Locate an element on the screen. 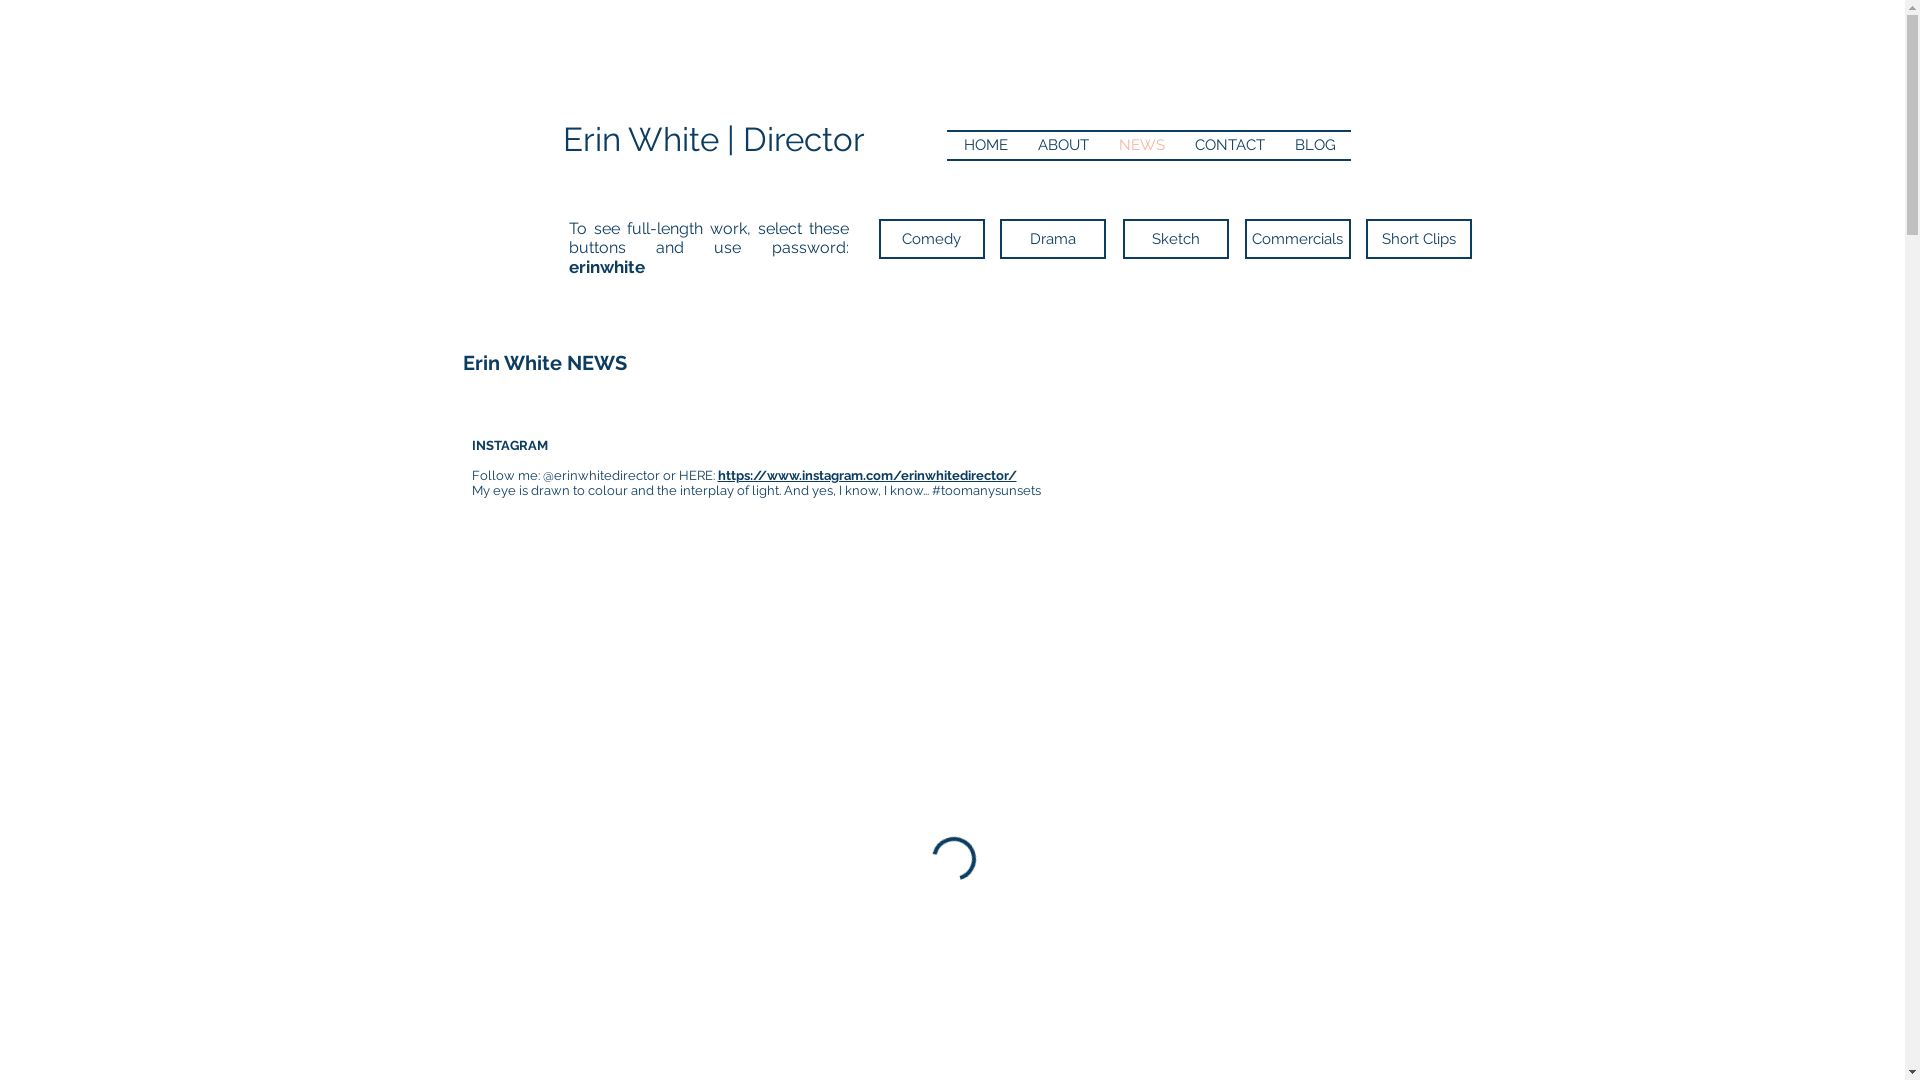 Image resolution: width=1920 pixels, height=1080 pixels. 'BLOG' is located at coordinates (1315, 144).